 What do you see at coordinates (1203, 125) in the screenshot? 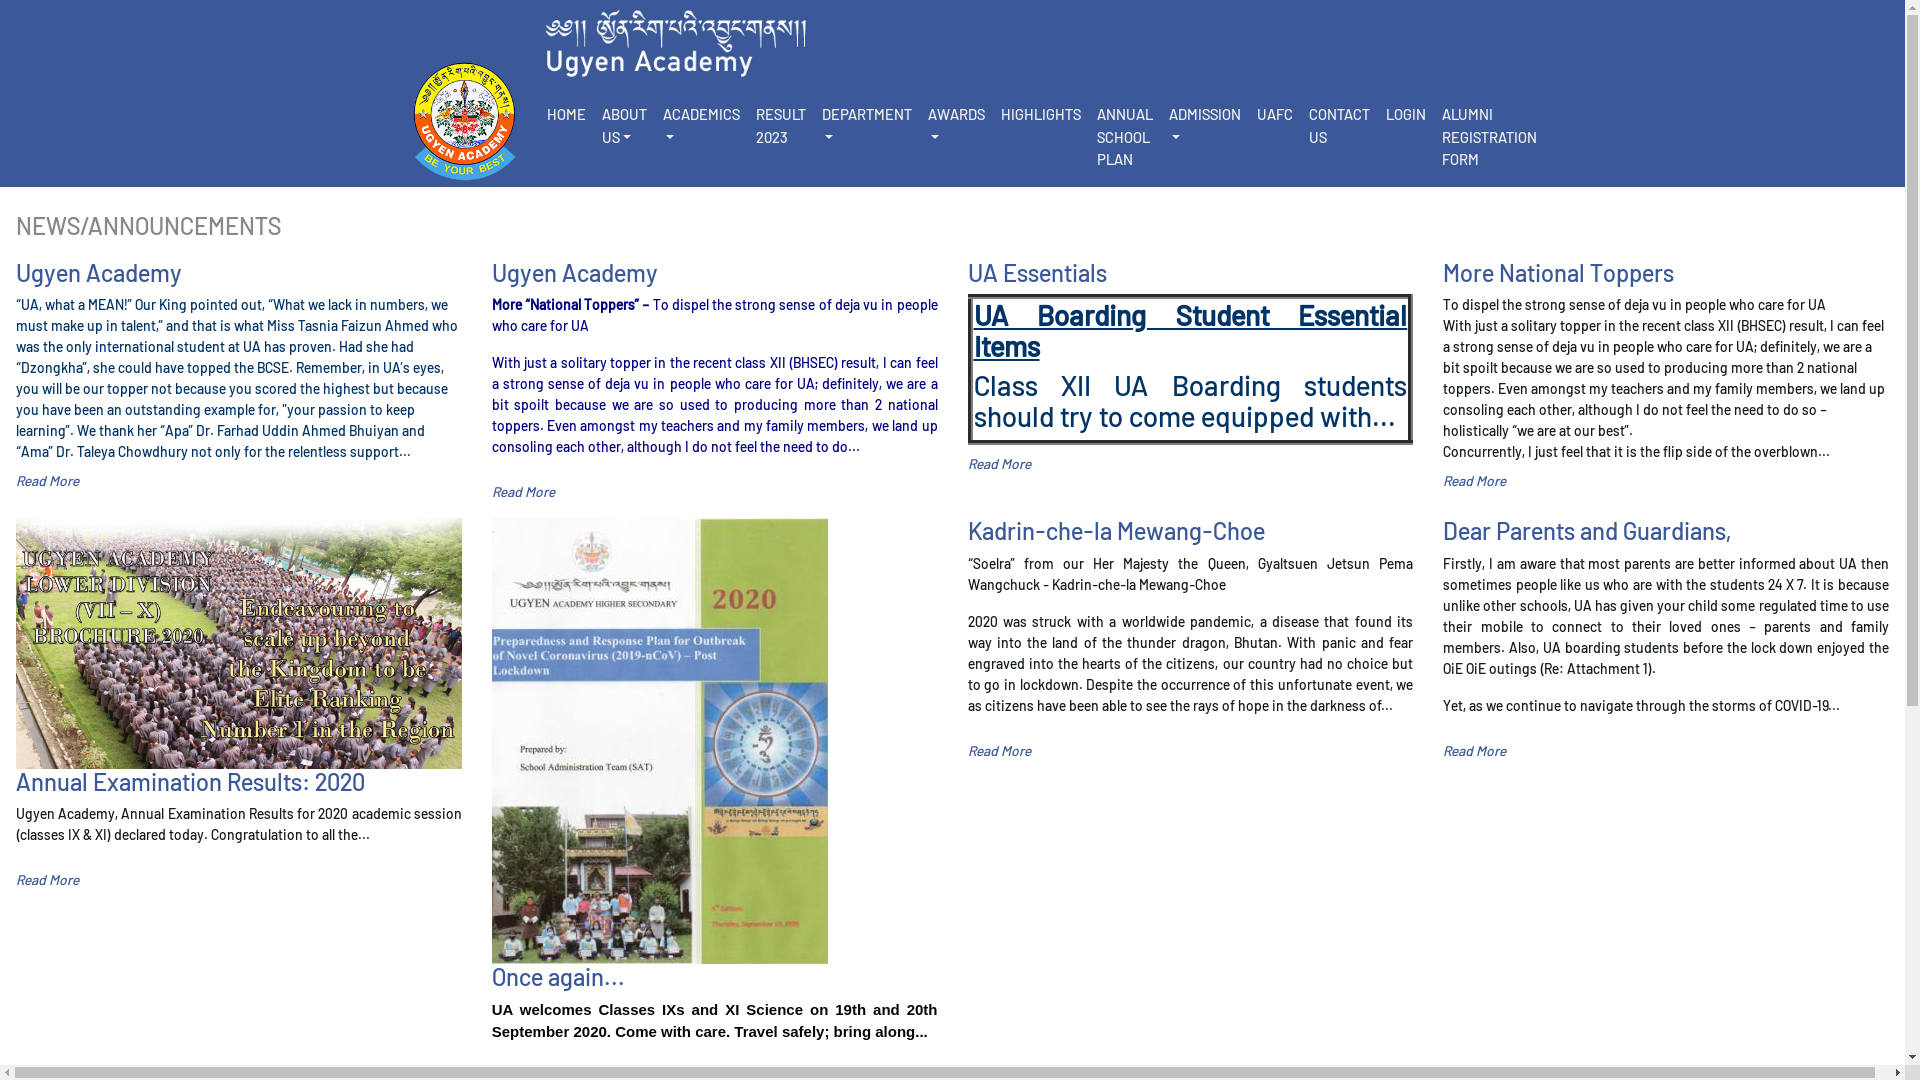
I see `'ADMISSION'` at bounding box center [1203, 125].